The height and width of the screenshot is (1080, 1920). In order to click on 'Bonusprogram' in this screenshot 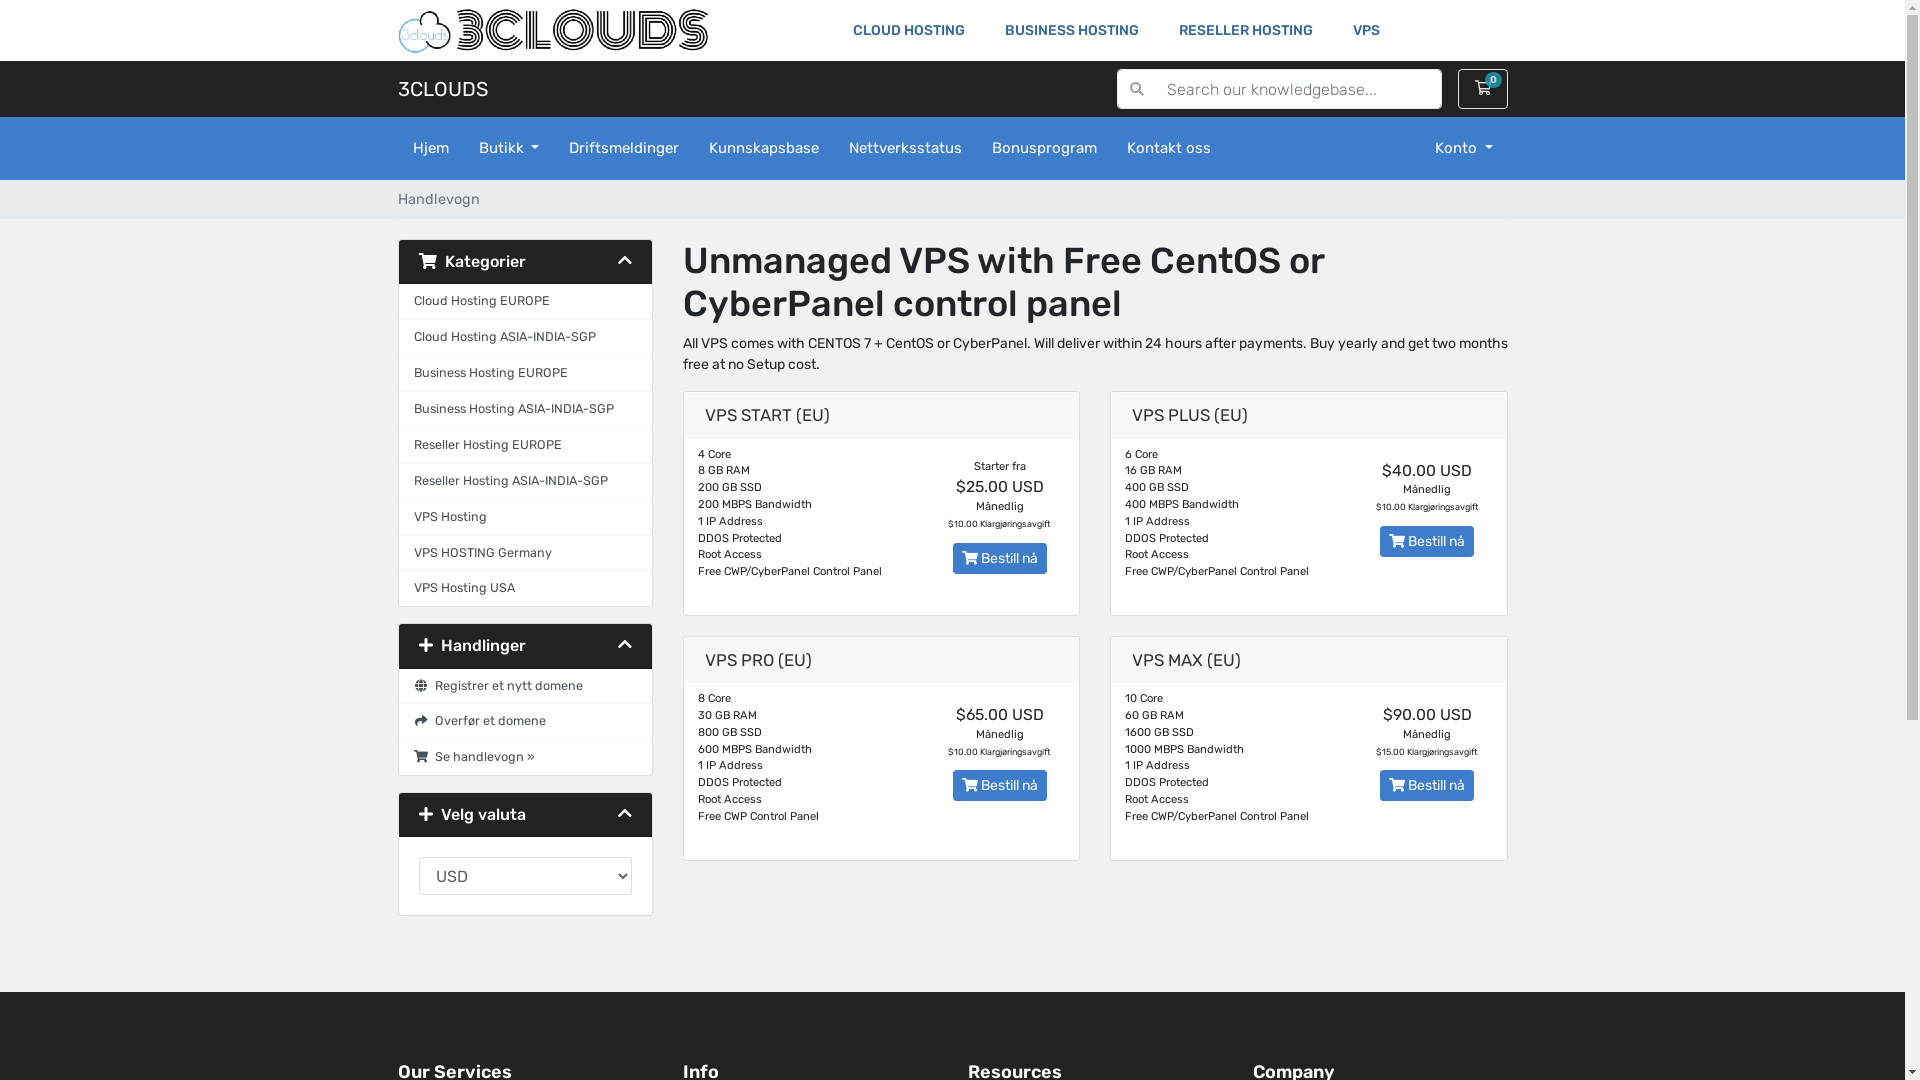, I will do `click(977, 147)`.